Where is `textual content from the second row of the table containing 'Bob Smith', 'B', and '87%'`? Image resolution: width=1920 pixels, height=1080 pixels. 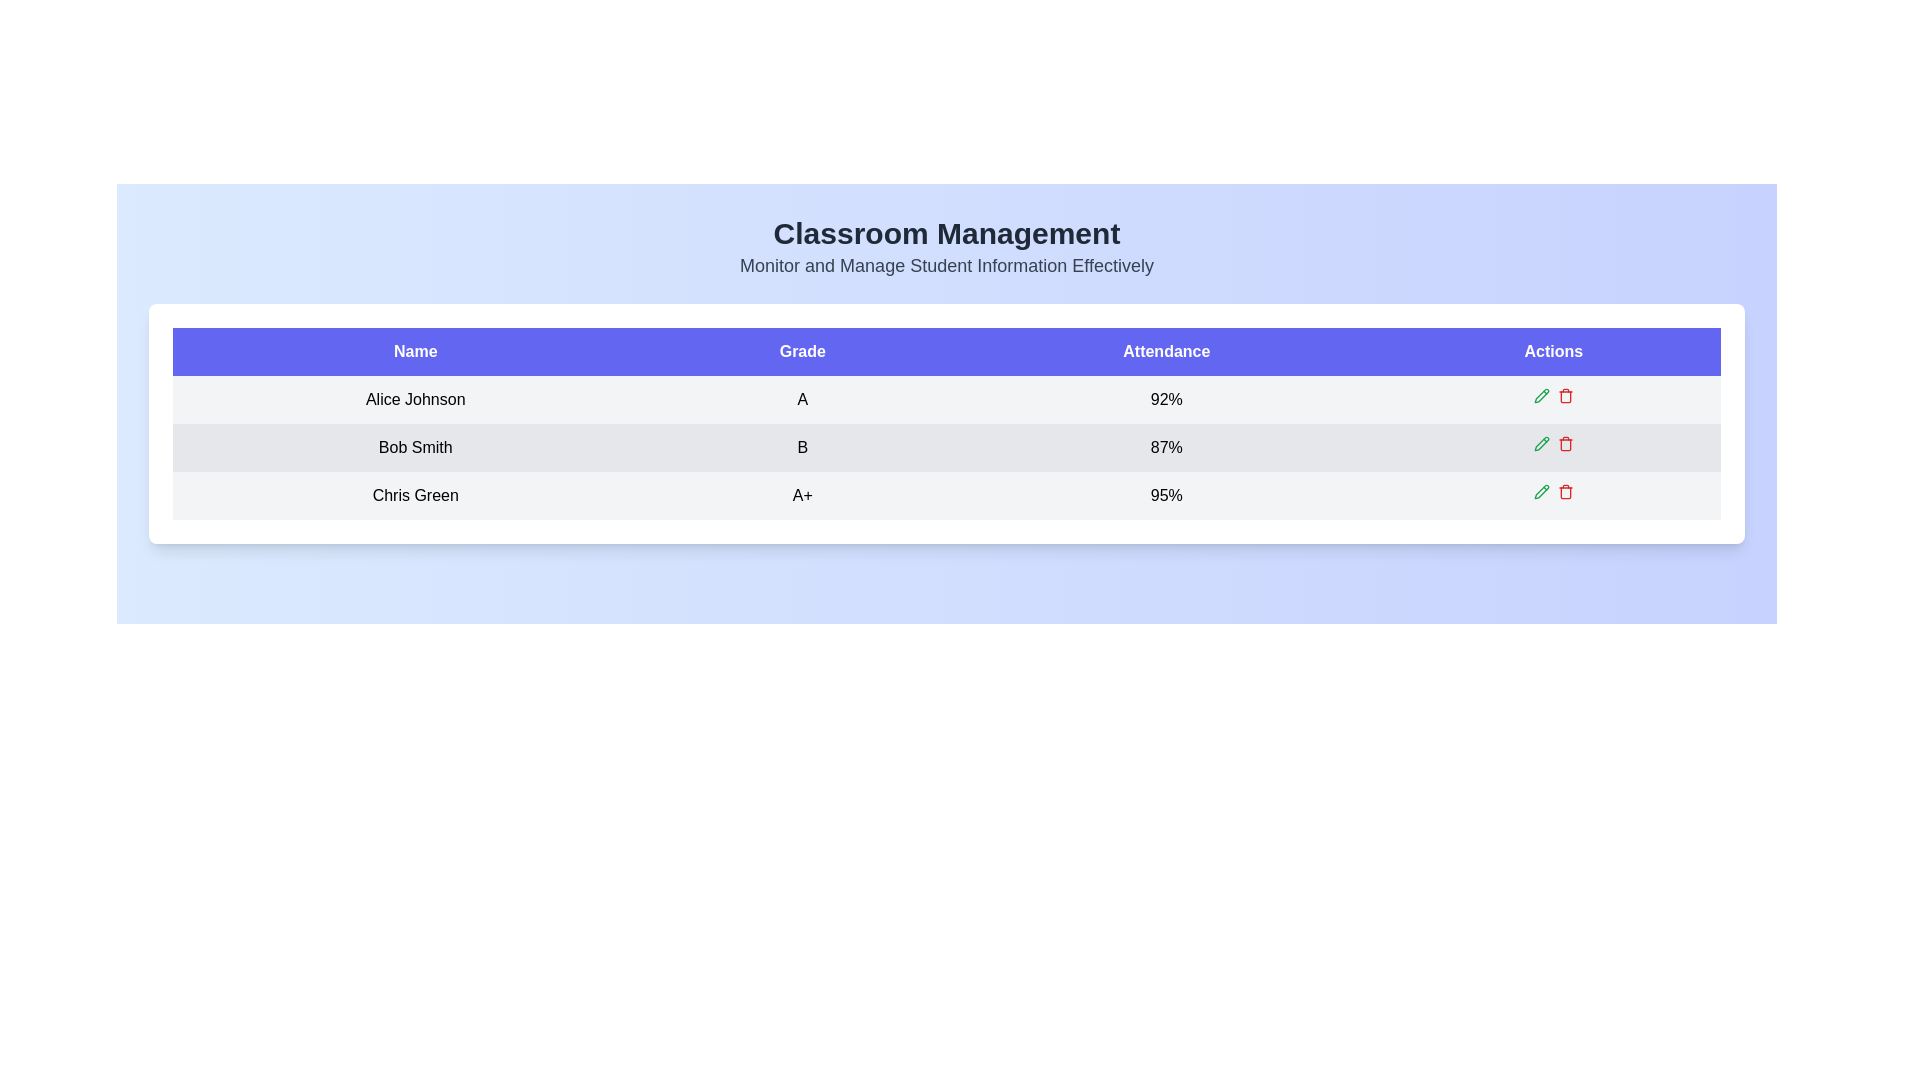
textual content from the second row of the table containing 'Bob Smith', 'B', and '87%' is located at coordinates (945, 446).